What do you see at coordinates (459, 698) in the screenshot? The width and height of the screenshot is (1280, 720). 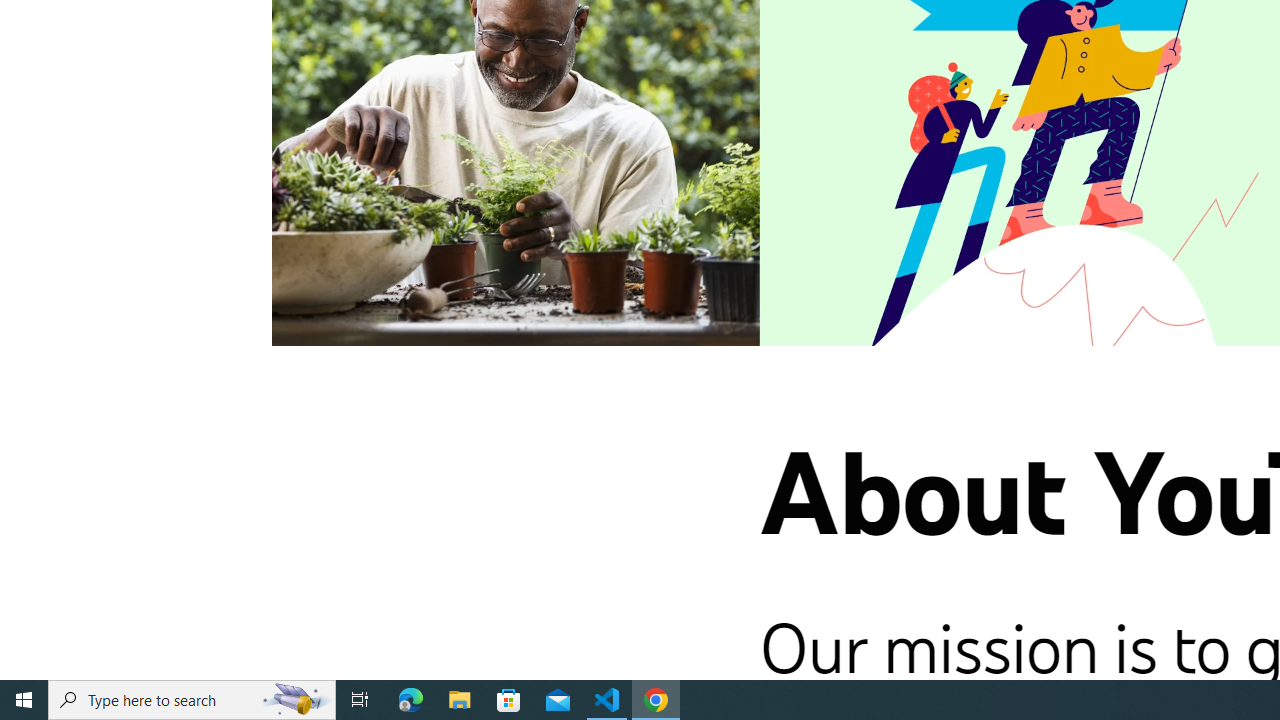 I see `'File Explorer'` at bounding box center [459, 698].